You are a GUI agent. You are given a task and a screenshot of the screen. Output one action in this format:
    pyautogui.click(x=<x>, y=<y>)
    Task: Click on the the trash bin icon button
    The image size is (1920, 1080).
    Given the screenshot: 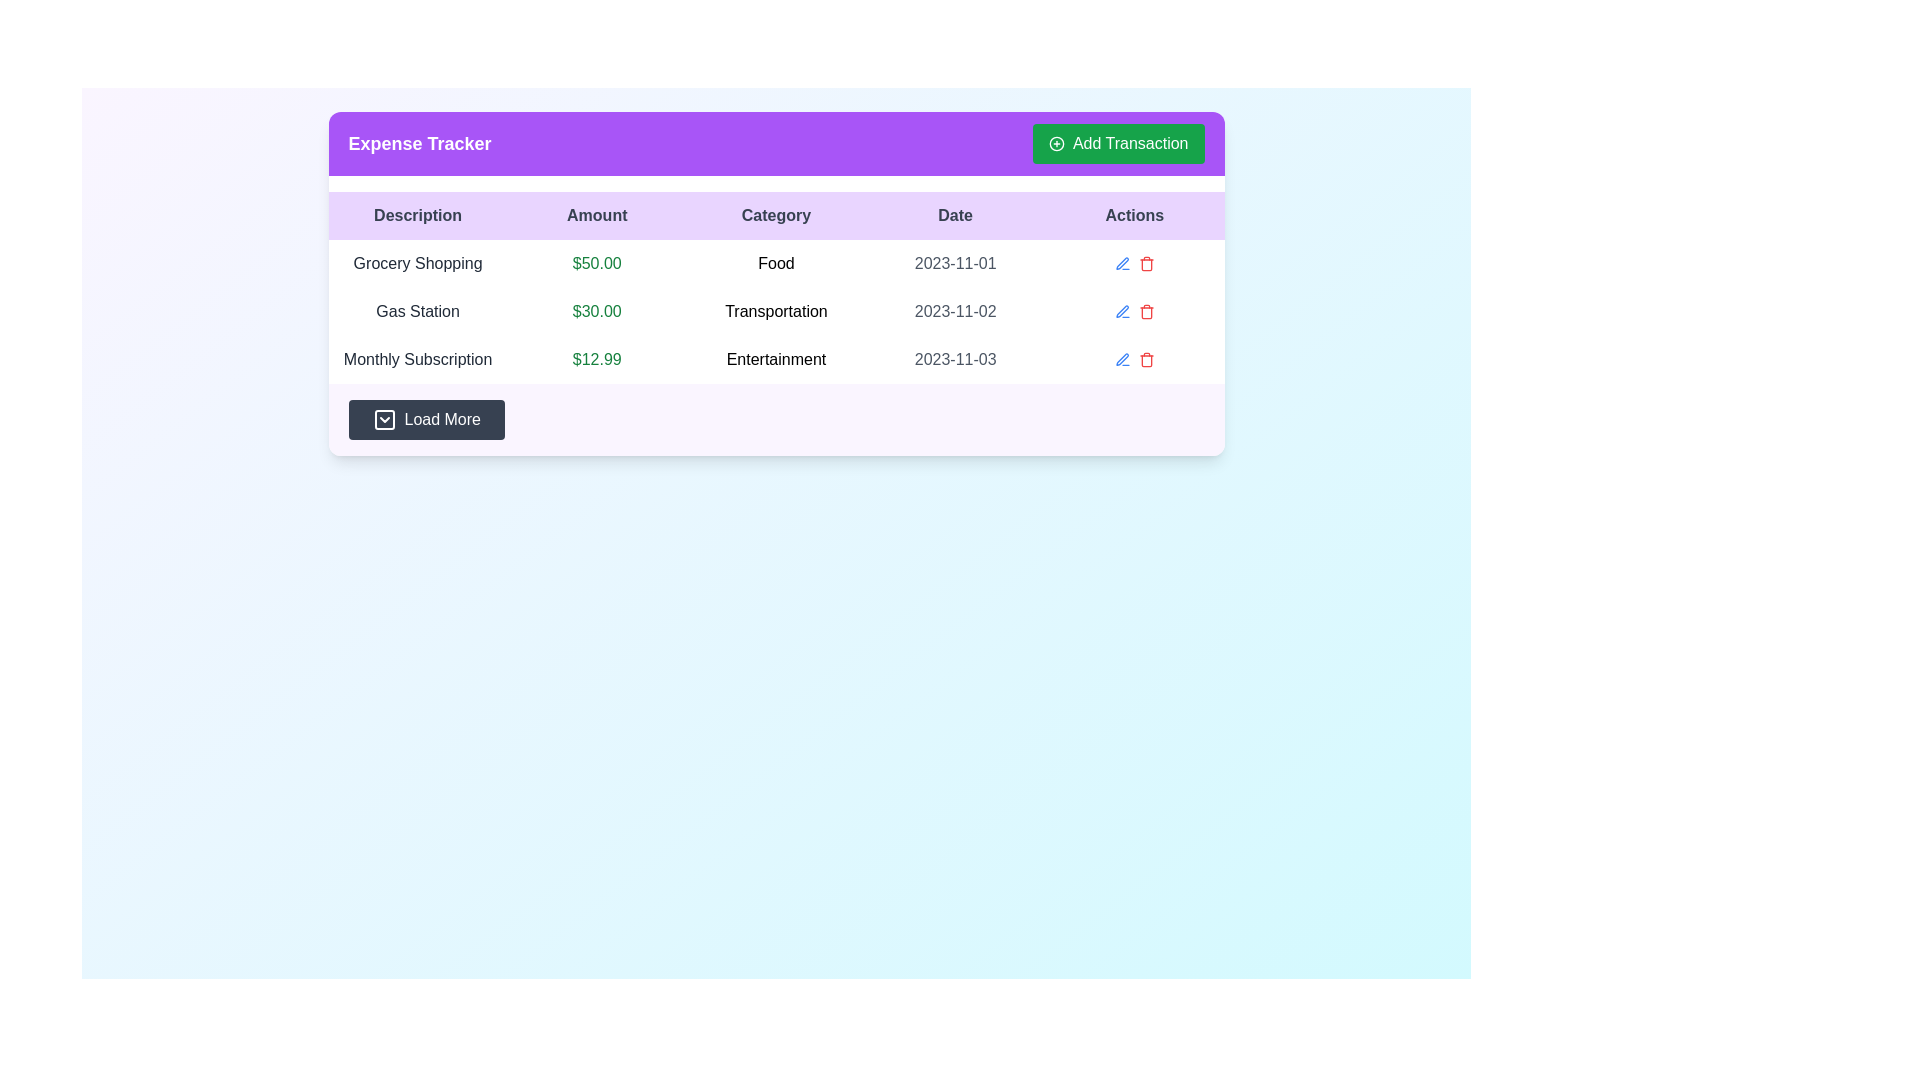 What is the action you would take?
    pyautogui.click(x=1146, y=313)
    